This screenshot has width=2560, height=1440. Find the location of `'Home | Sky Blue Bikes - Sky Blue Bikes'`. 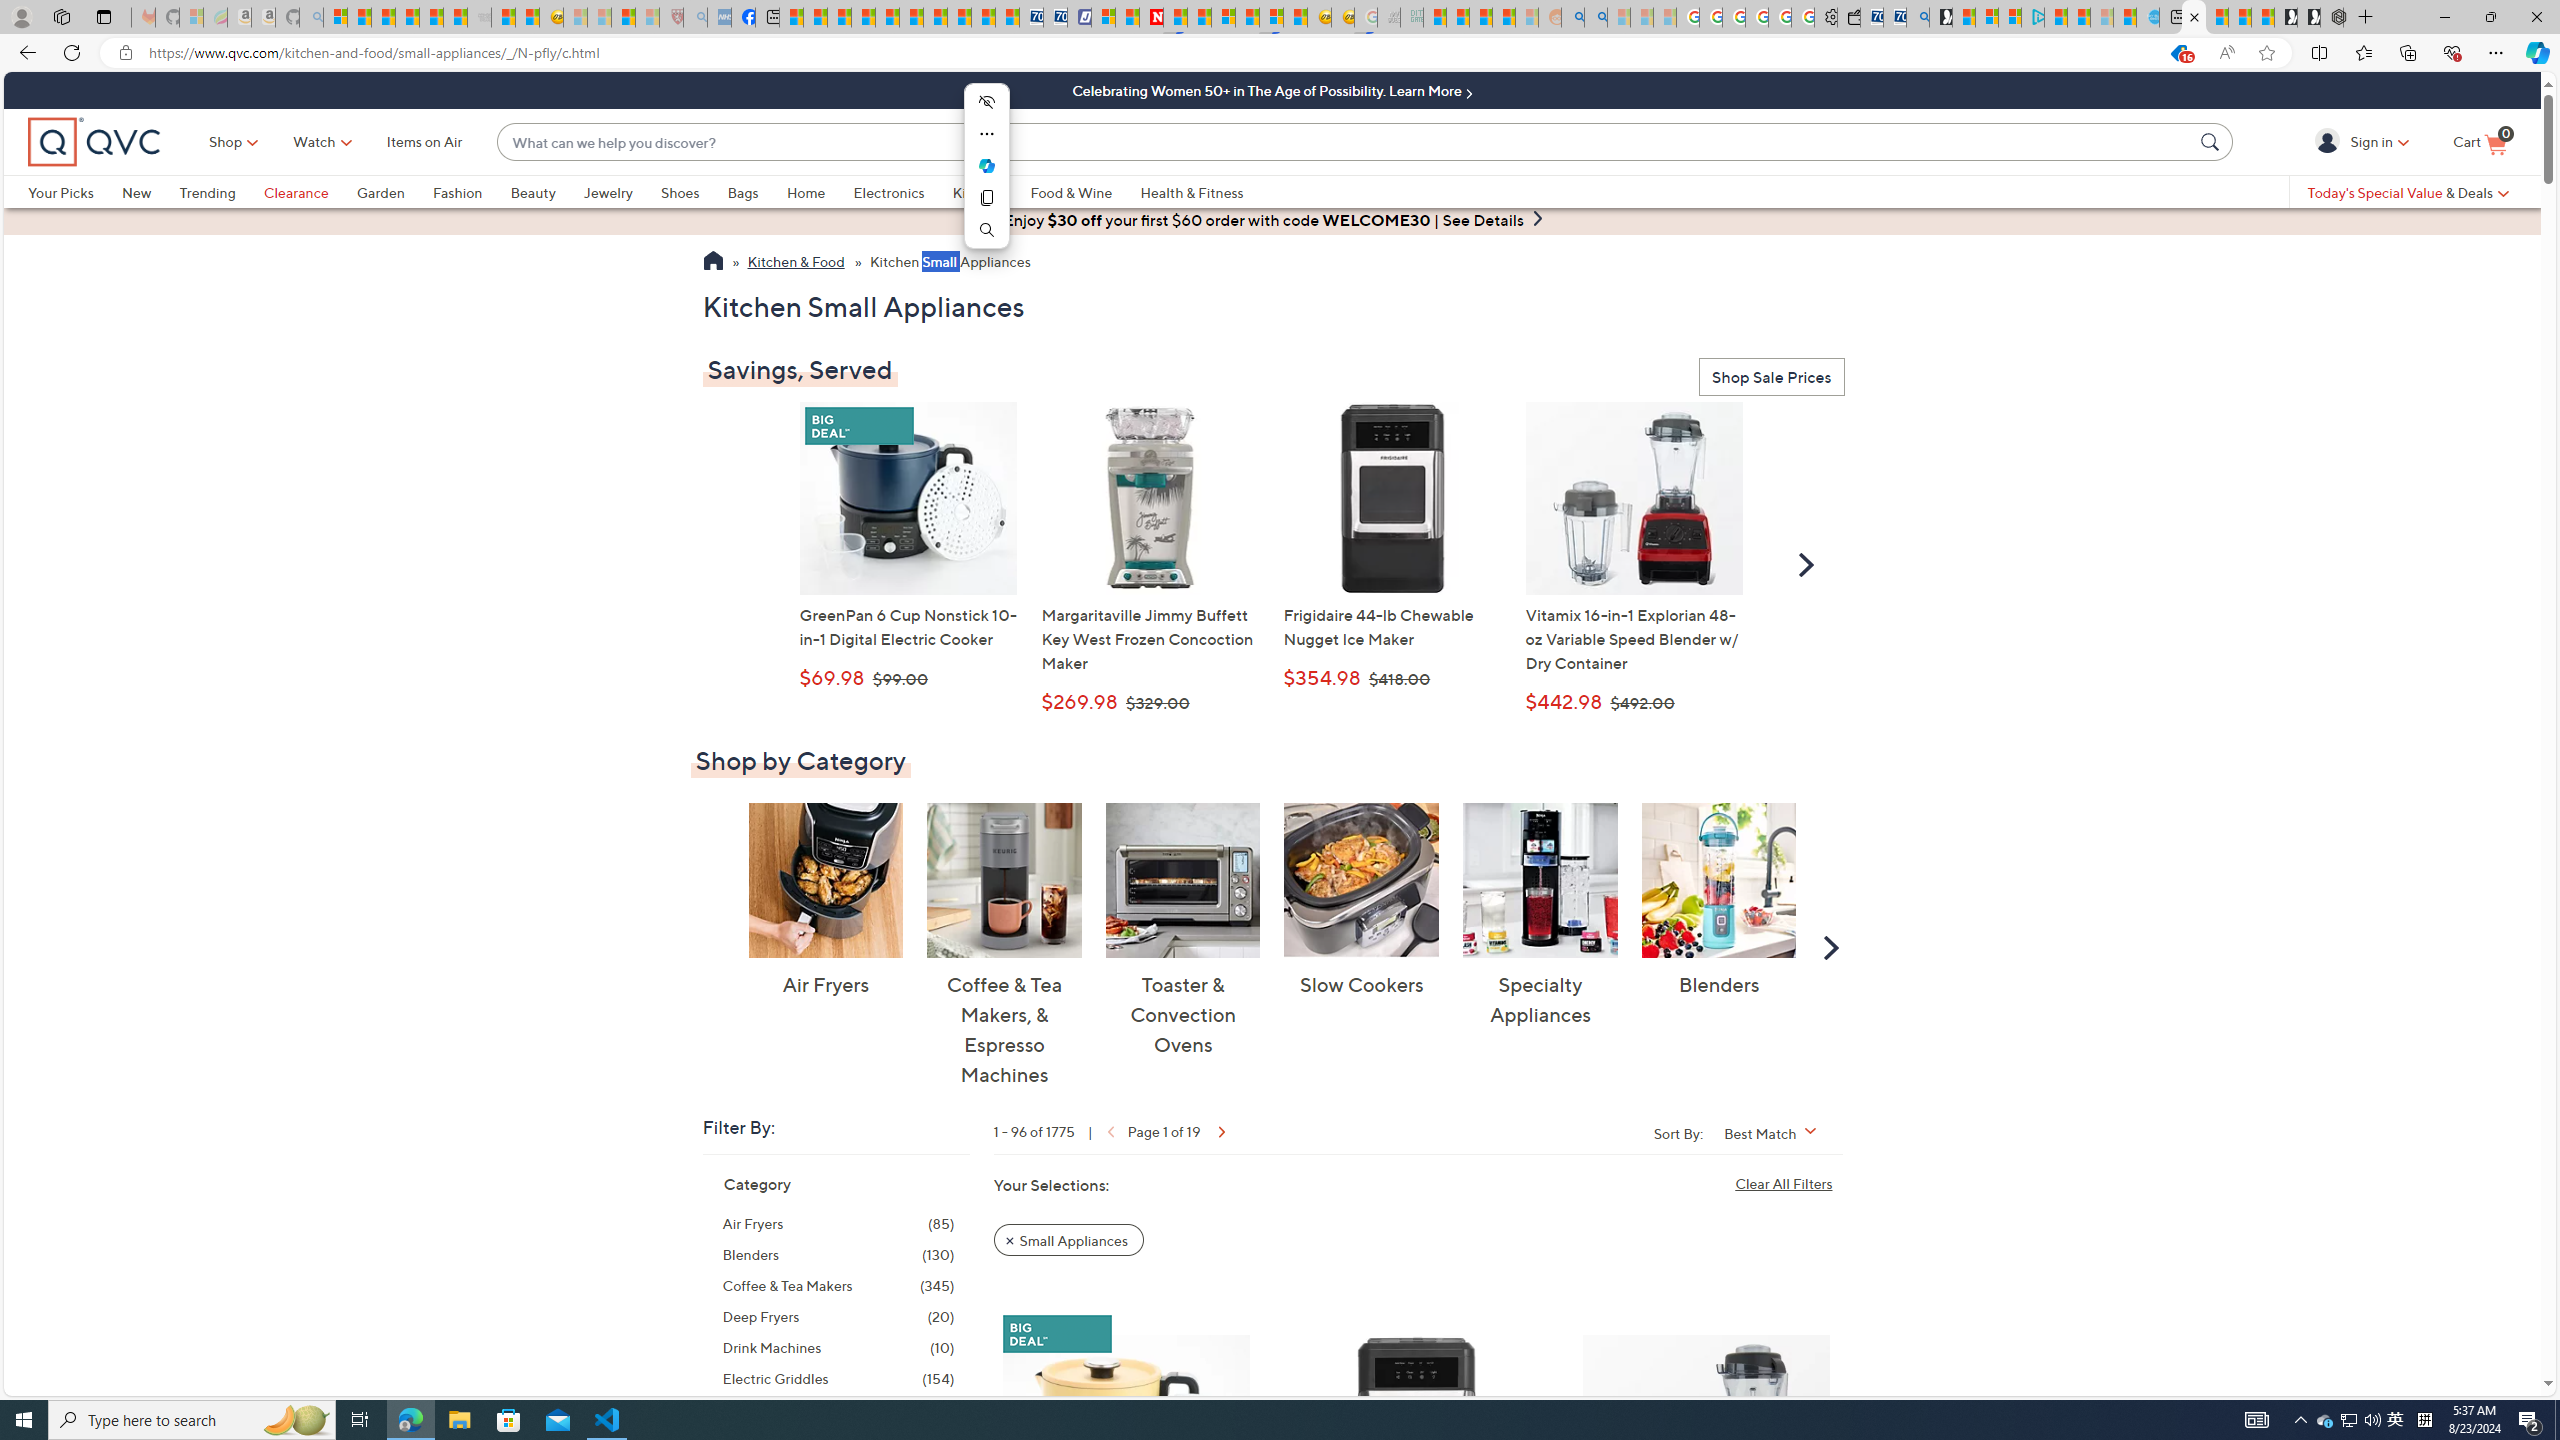

'Home | Sky Blue Bikes - Sky Blue Bikes' is located at coordinates (2147, 16).